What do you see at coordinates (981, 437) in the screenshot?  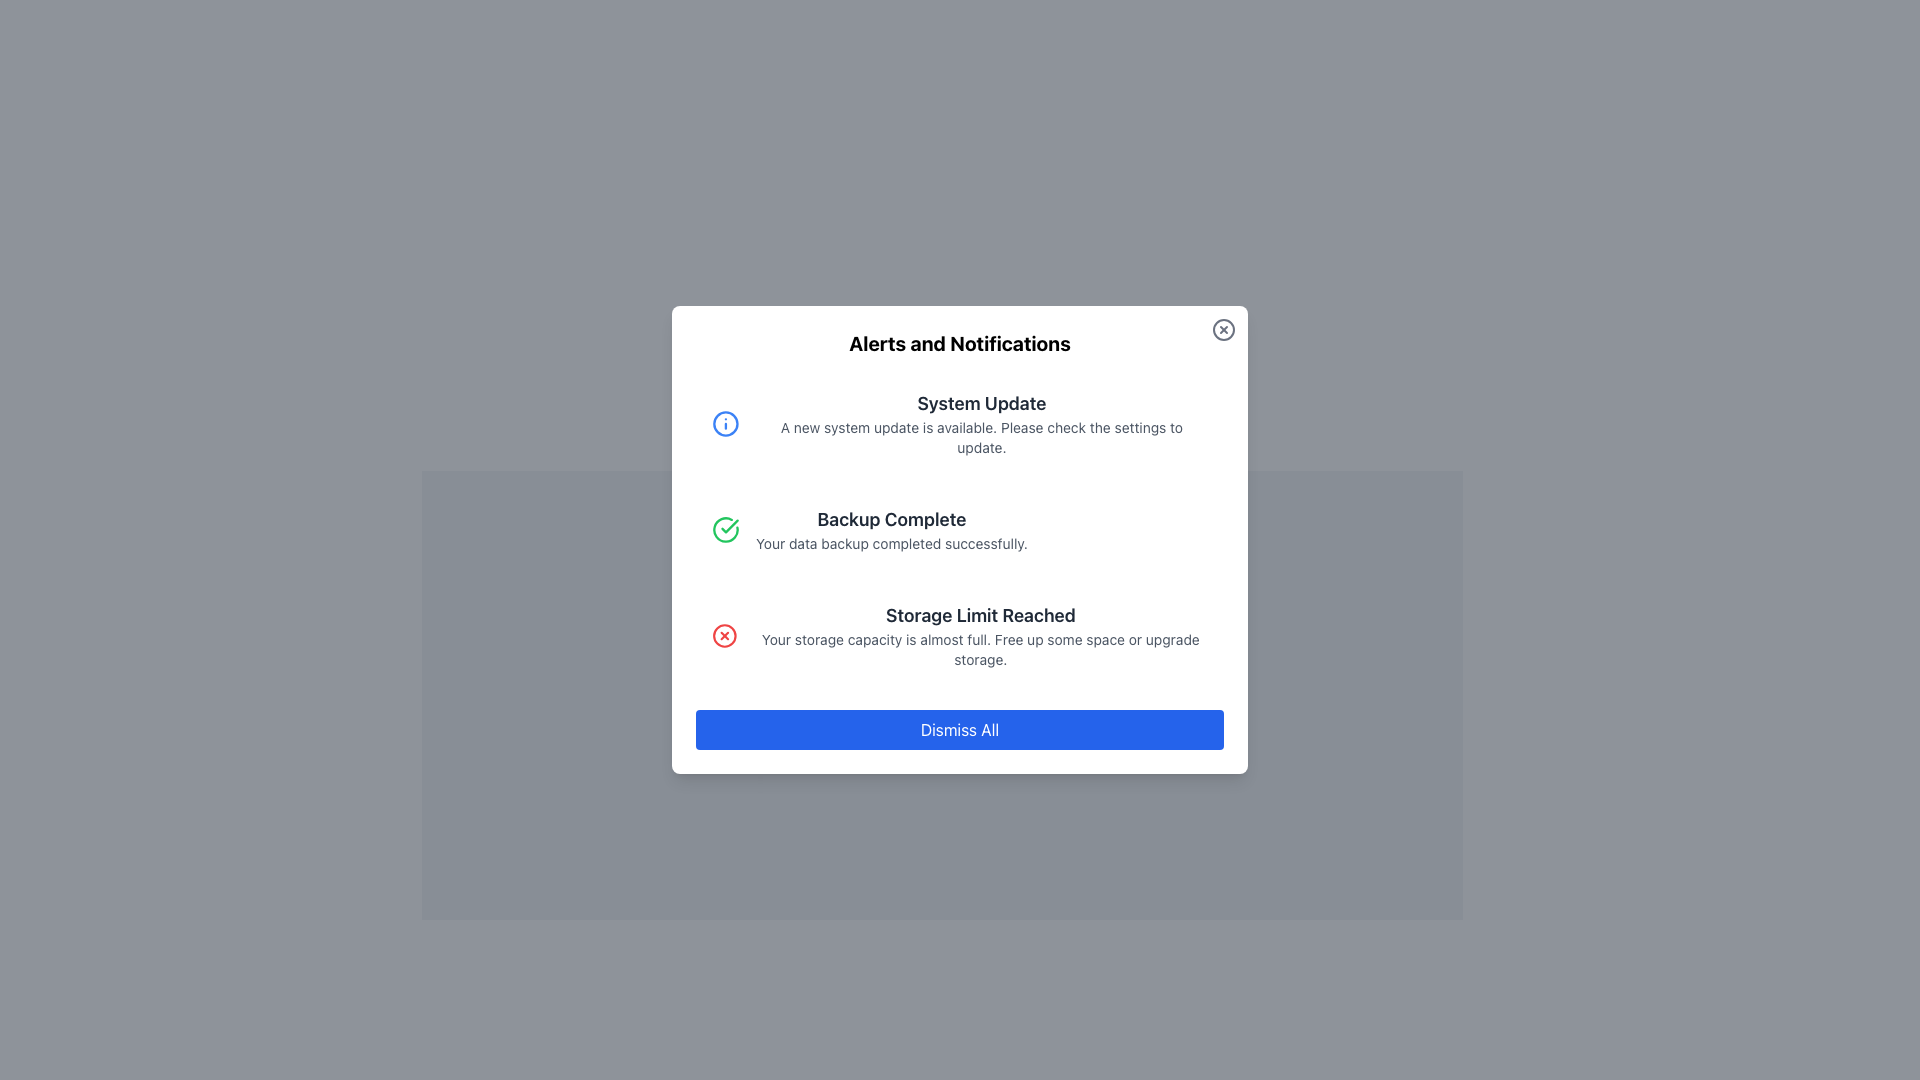 I see `informational text displaying 'A new system update is available. Please check the settings to update.' which is located below the title 'System Update' in the Alerts and Notifications card` at bounding box center [981, 437].